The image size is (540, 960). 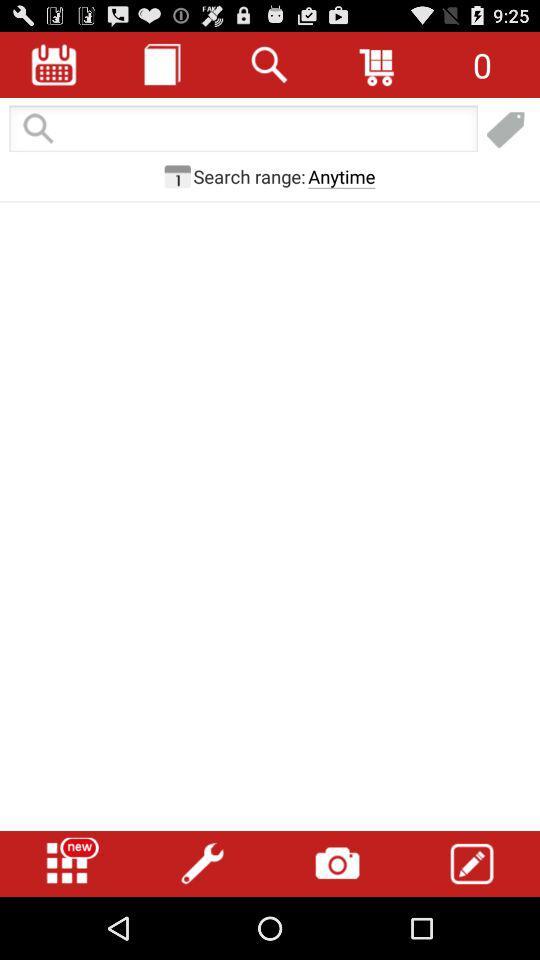 What do you see at coordinates (249, 175) in the screenshot?
I see `icon to the left of the anytime button` at bounding box center [249, 175].